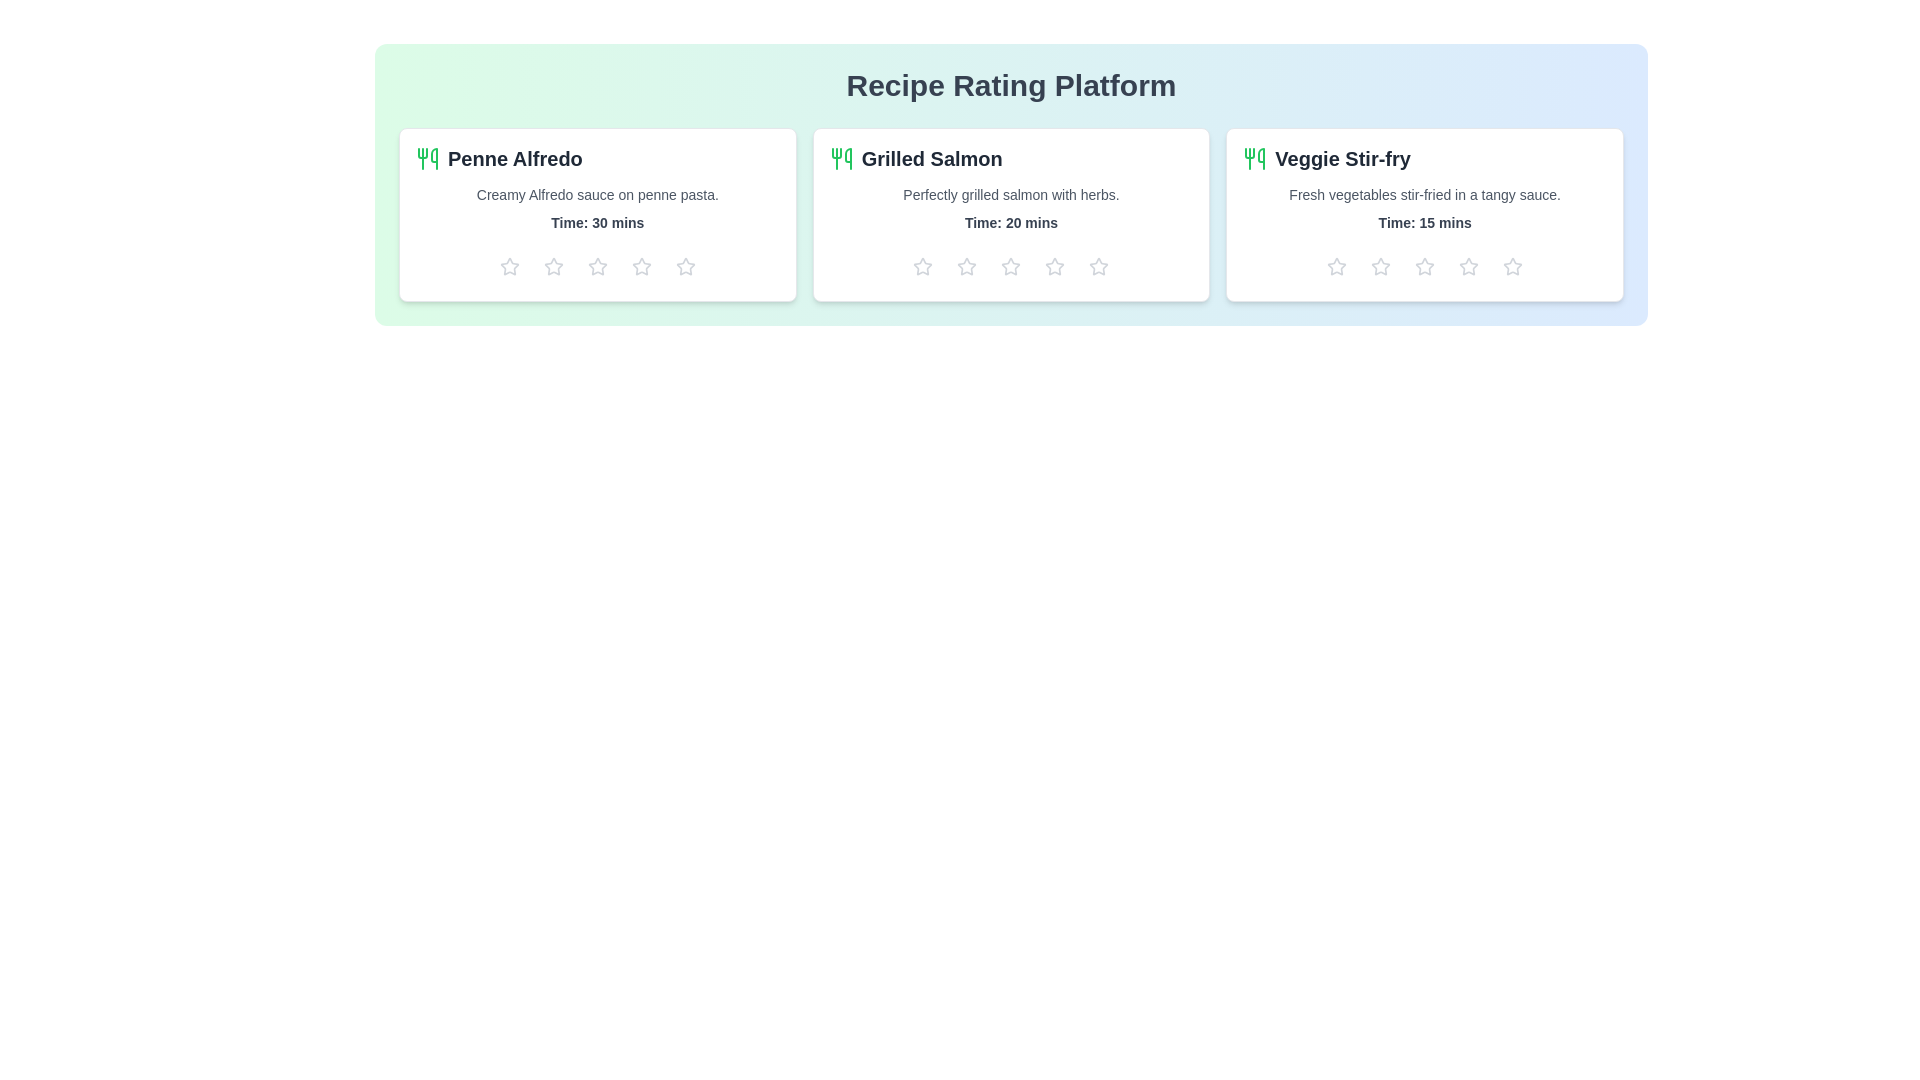 The width and height of the screenshot is (1920, 1080). Describe the element at coordinates (553, 265) in the screenshot. I see `the star icon to set the rating to 2 for the recipe Penne Alfredo` at that location.